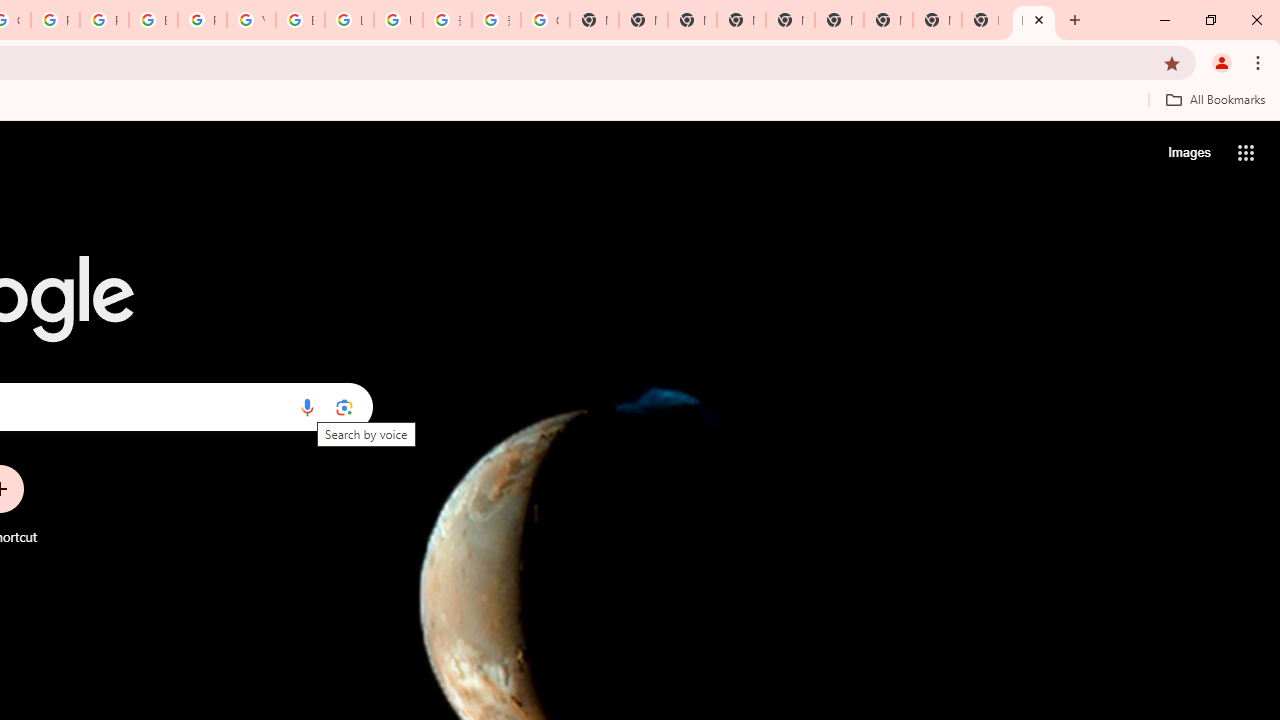  Describe the element at coordinates (250, 20) in the screenshot. I see `'YouTube'` at that location.